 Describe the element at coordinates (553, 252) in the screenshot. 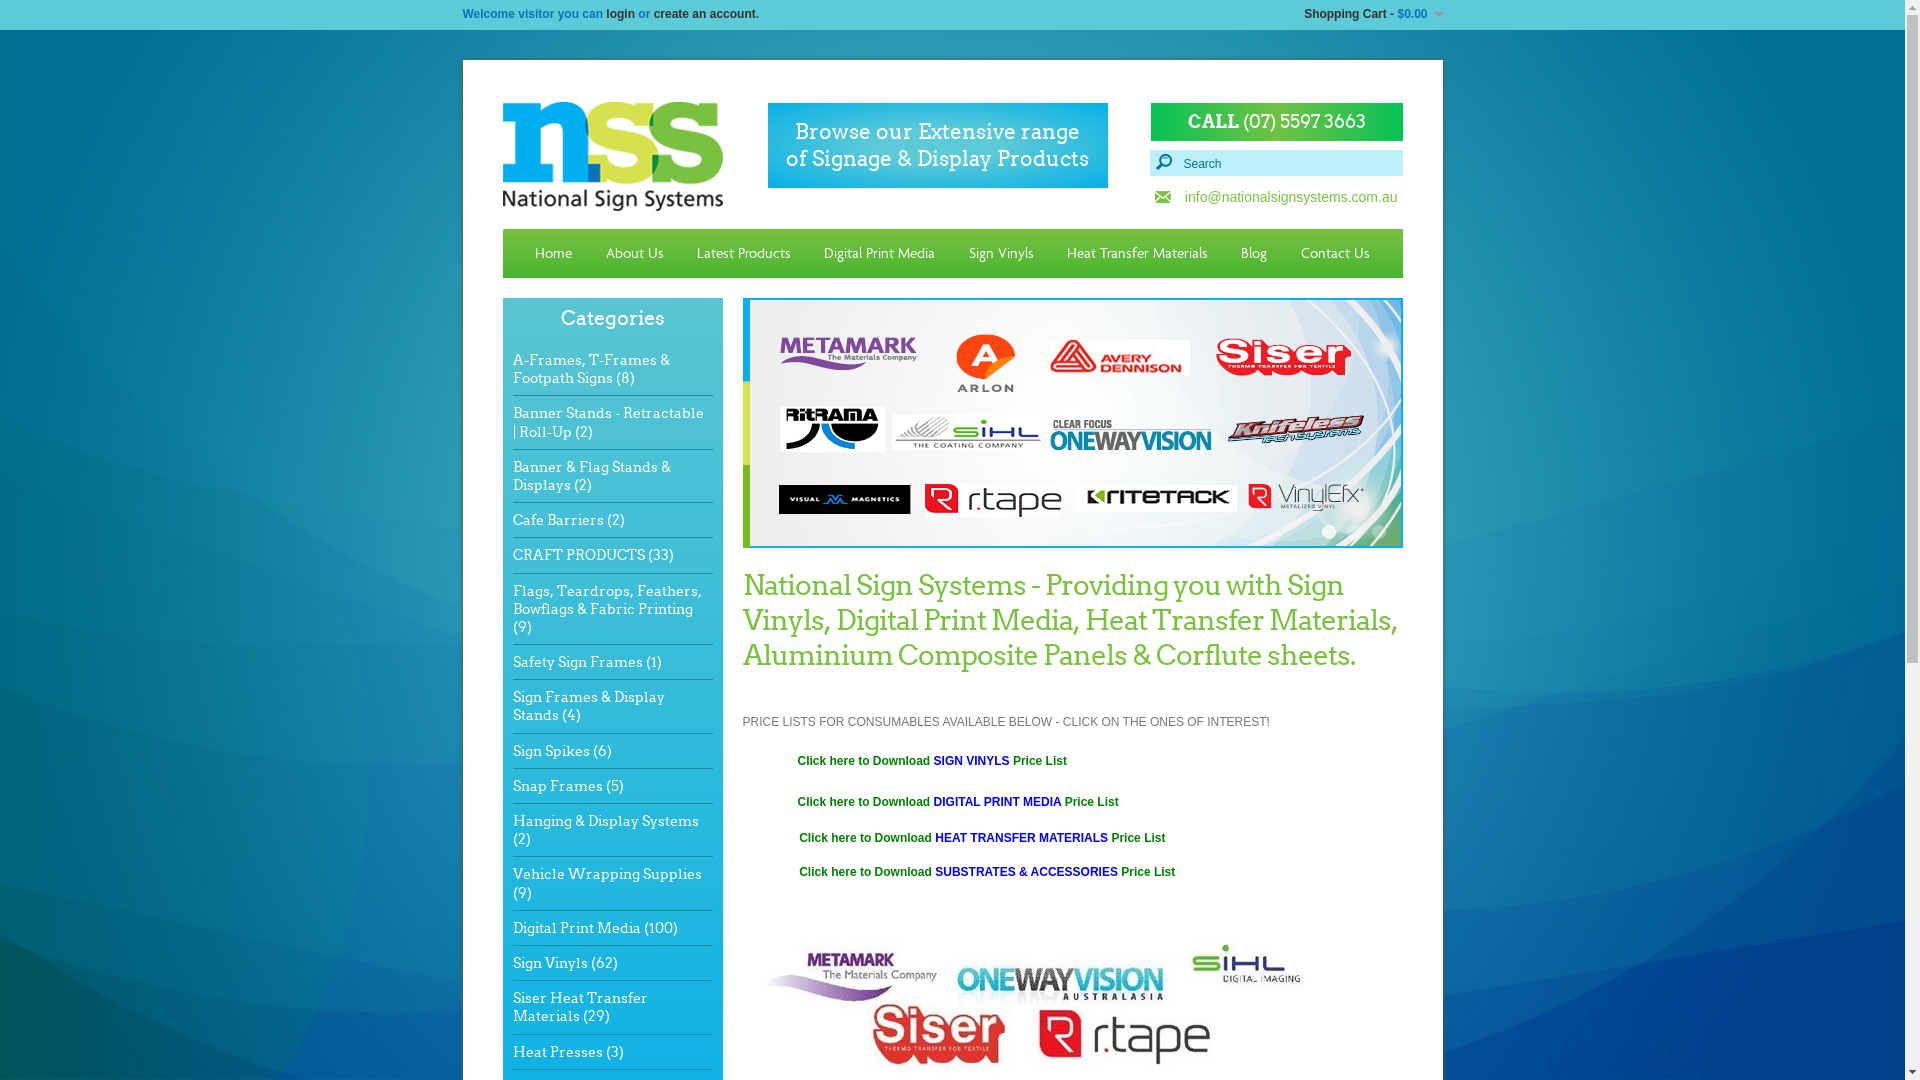

I see `'Home'` at that location.